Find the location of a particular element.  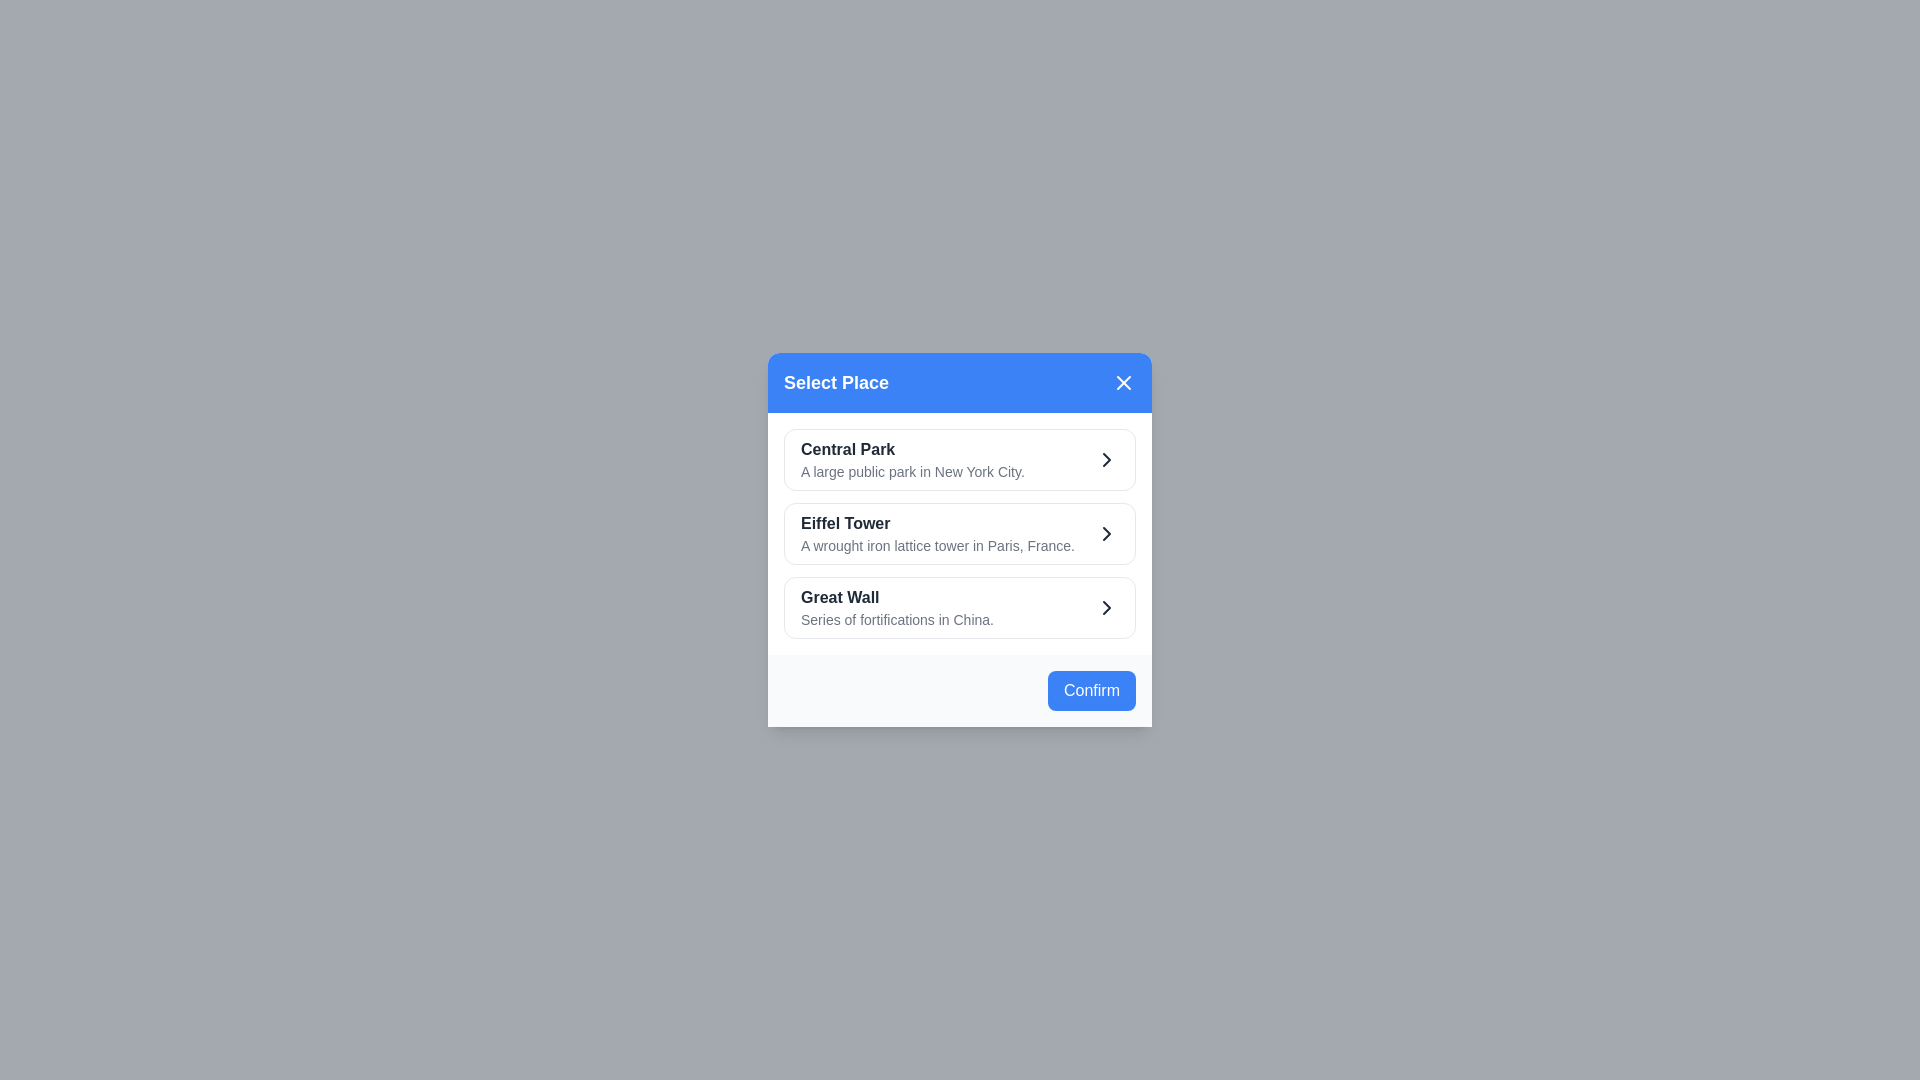

the place Great Wall from the list is located at coordinates (960, 607).